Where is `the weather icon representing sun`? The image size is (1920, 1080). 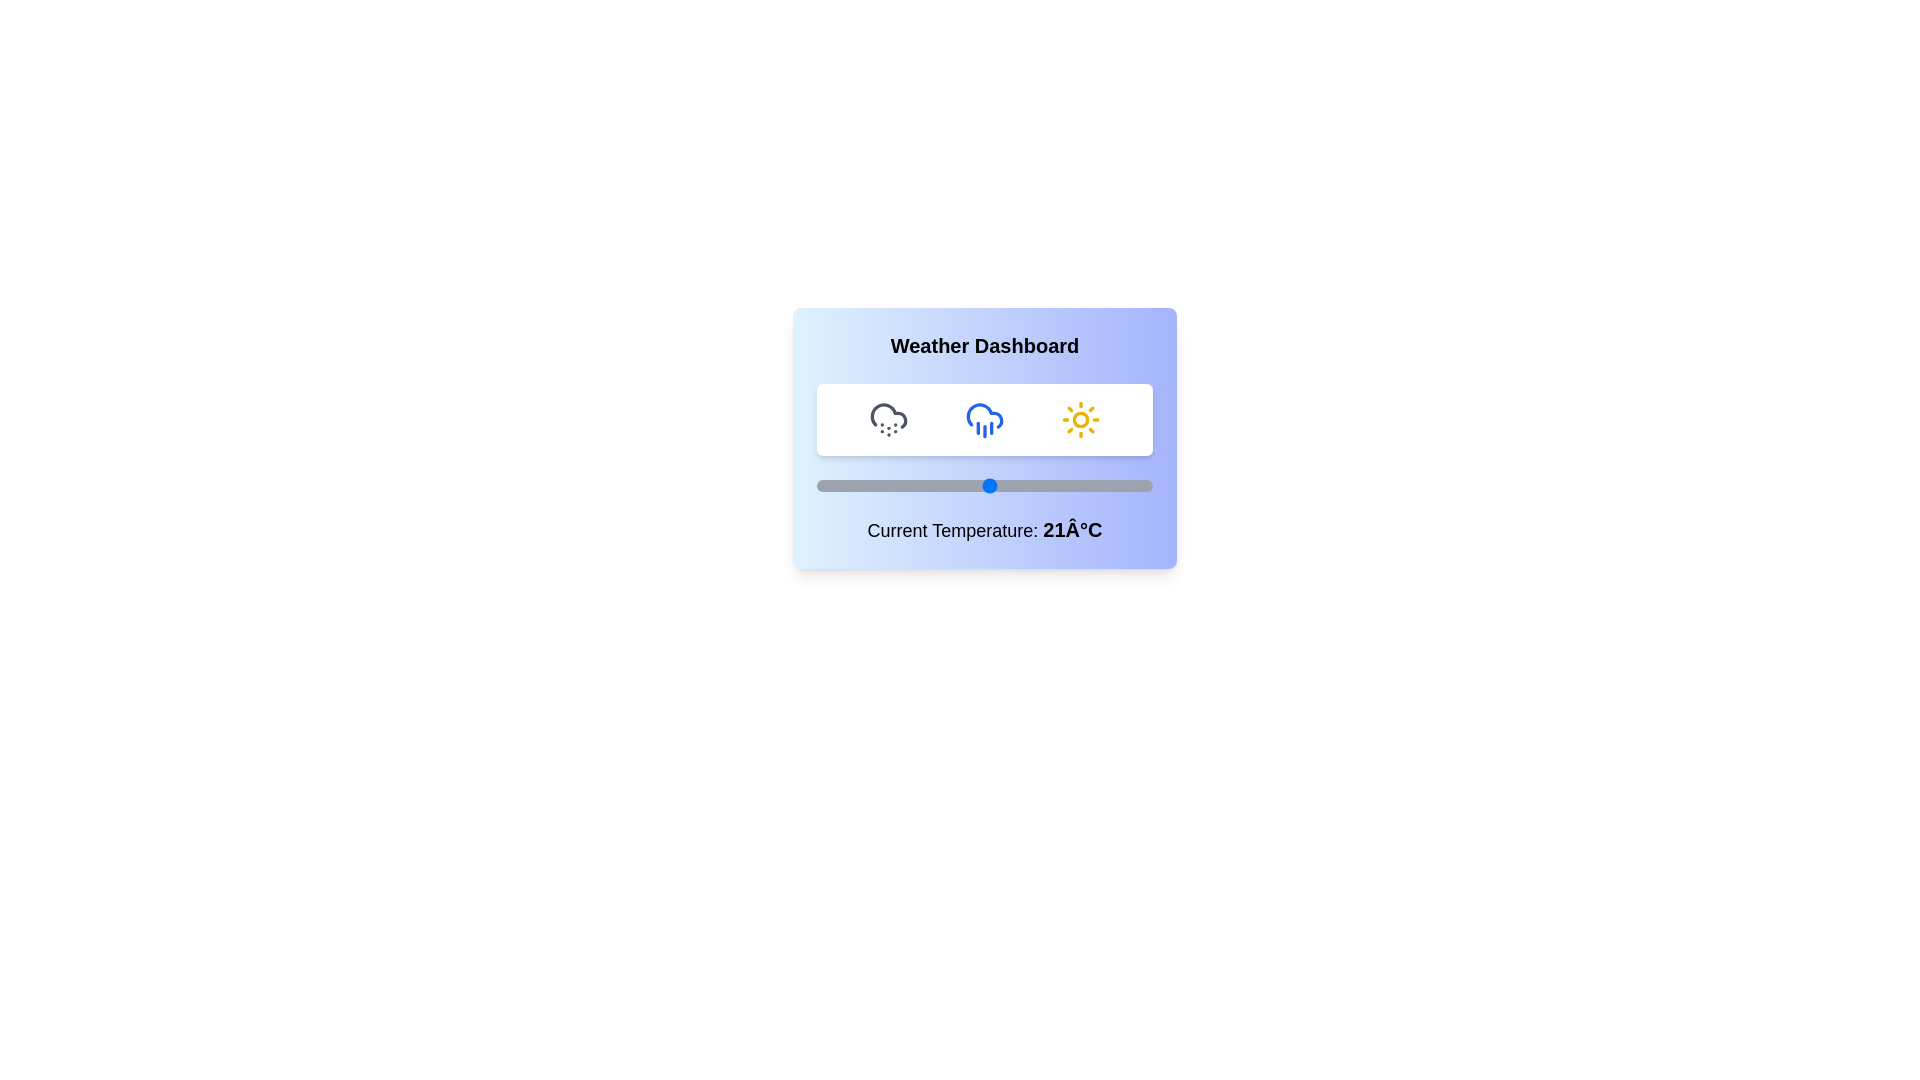
the weather icon representing sun is located at coordinates (1079, 419).